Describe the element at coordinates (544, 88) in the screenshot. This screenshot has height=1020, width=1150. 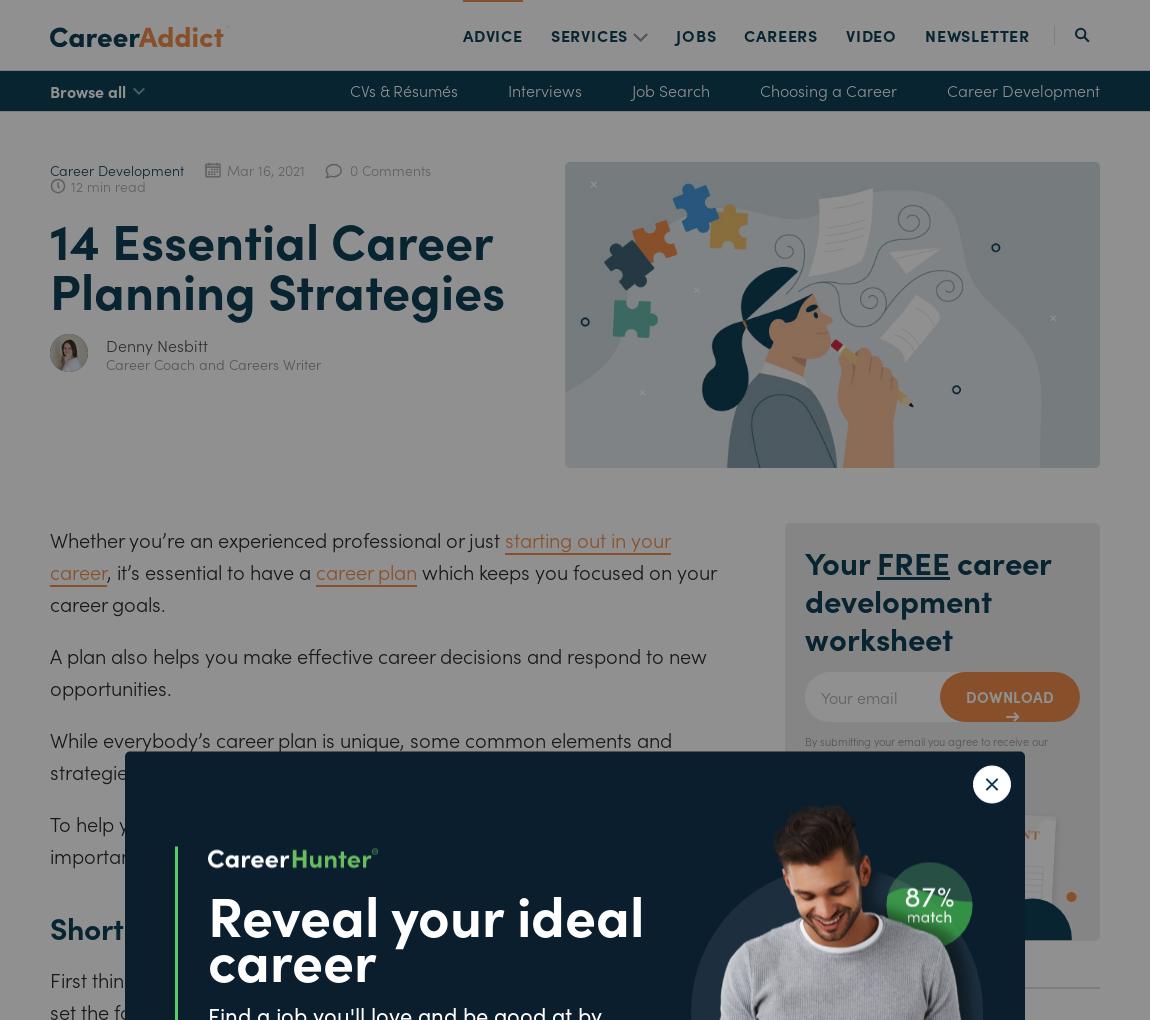
I see `'Interviews'` at that location.